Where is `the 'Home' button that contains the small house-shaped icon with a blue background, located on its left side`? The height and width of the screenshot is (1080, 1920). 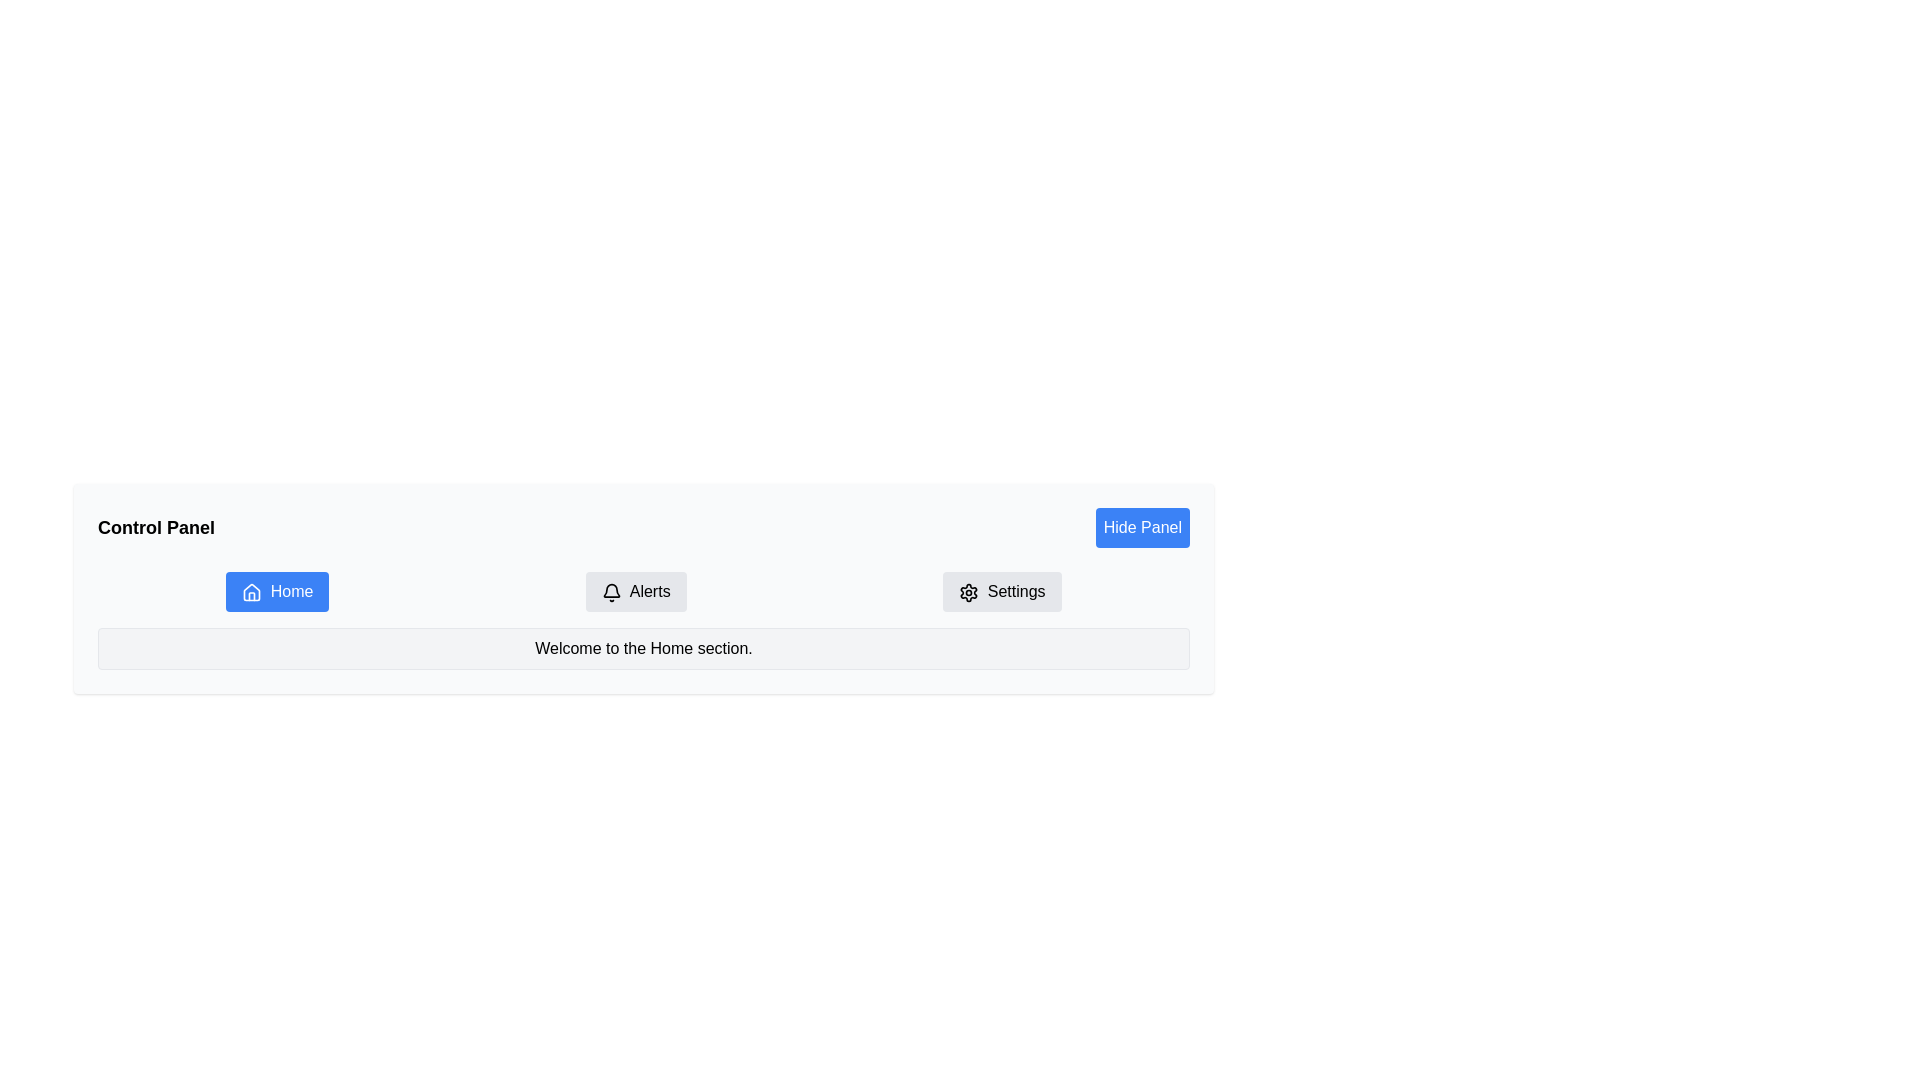
the 'Home' button that contains the small house-shaped icon with a blue background, located on its left side is located at coordinates (251, 591).